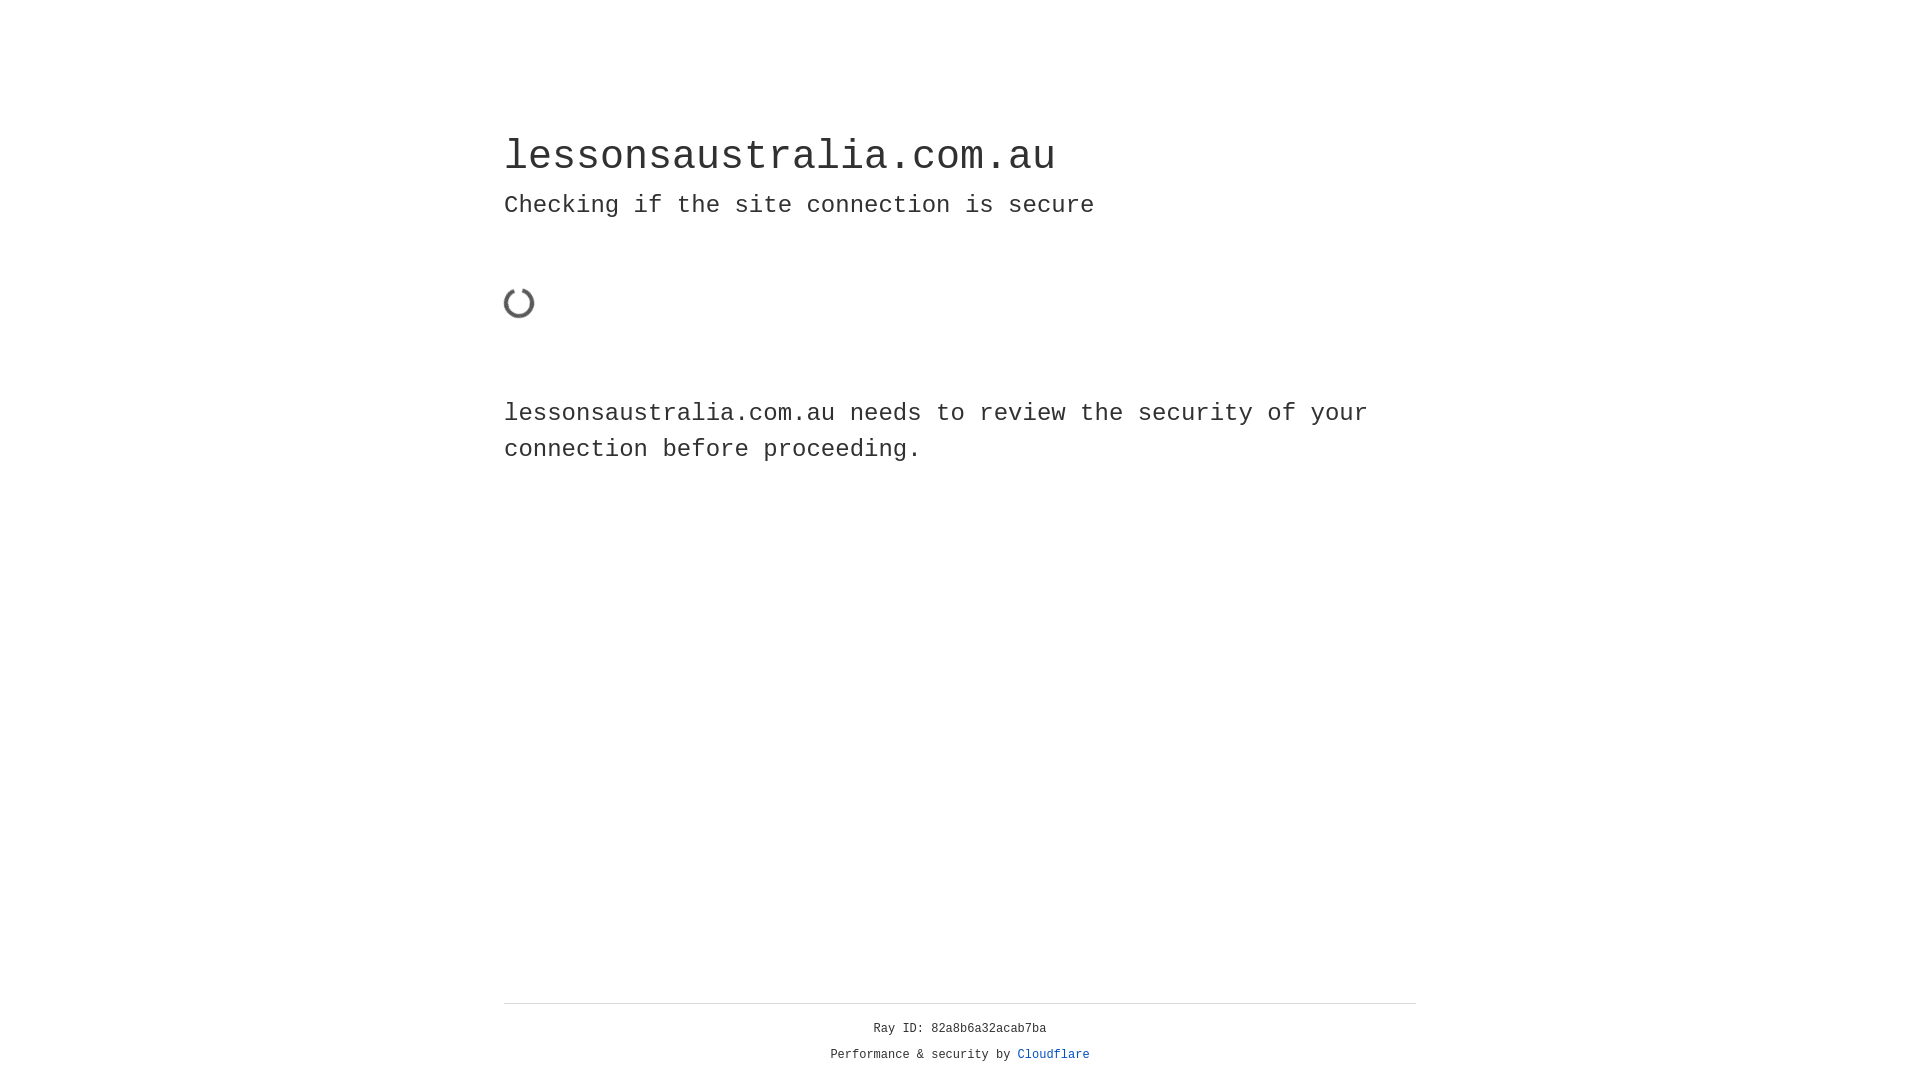 The width and height of the screenshot is (1920, 1080). I want to click on 'Cloudflare', so click(1053, 1054).